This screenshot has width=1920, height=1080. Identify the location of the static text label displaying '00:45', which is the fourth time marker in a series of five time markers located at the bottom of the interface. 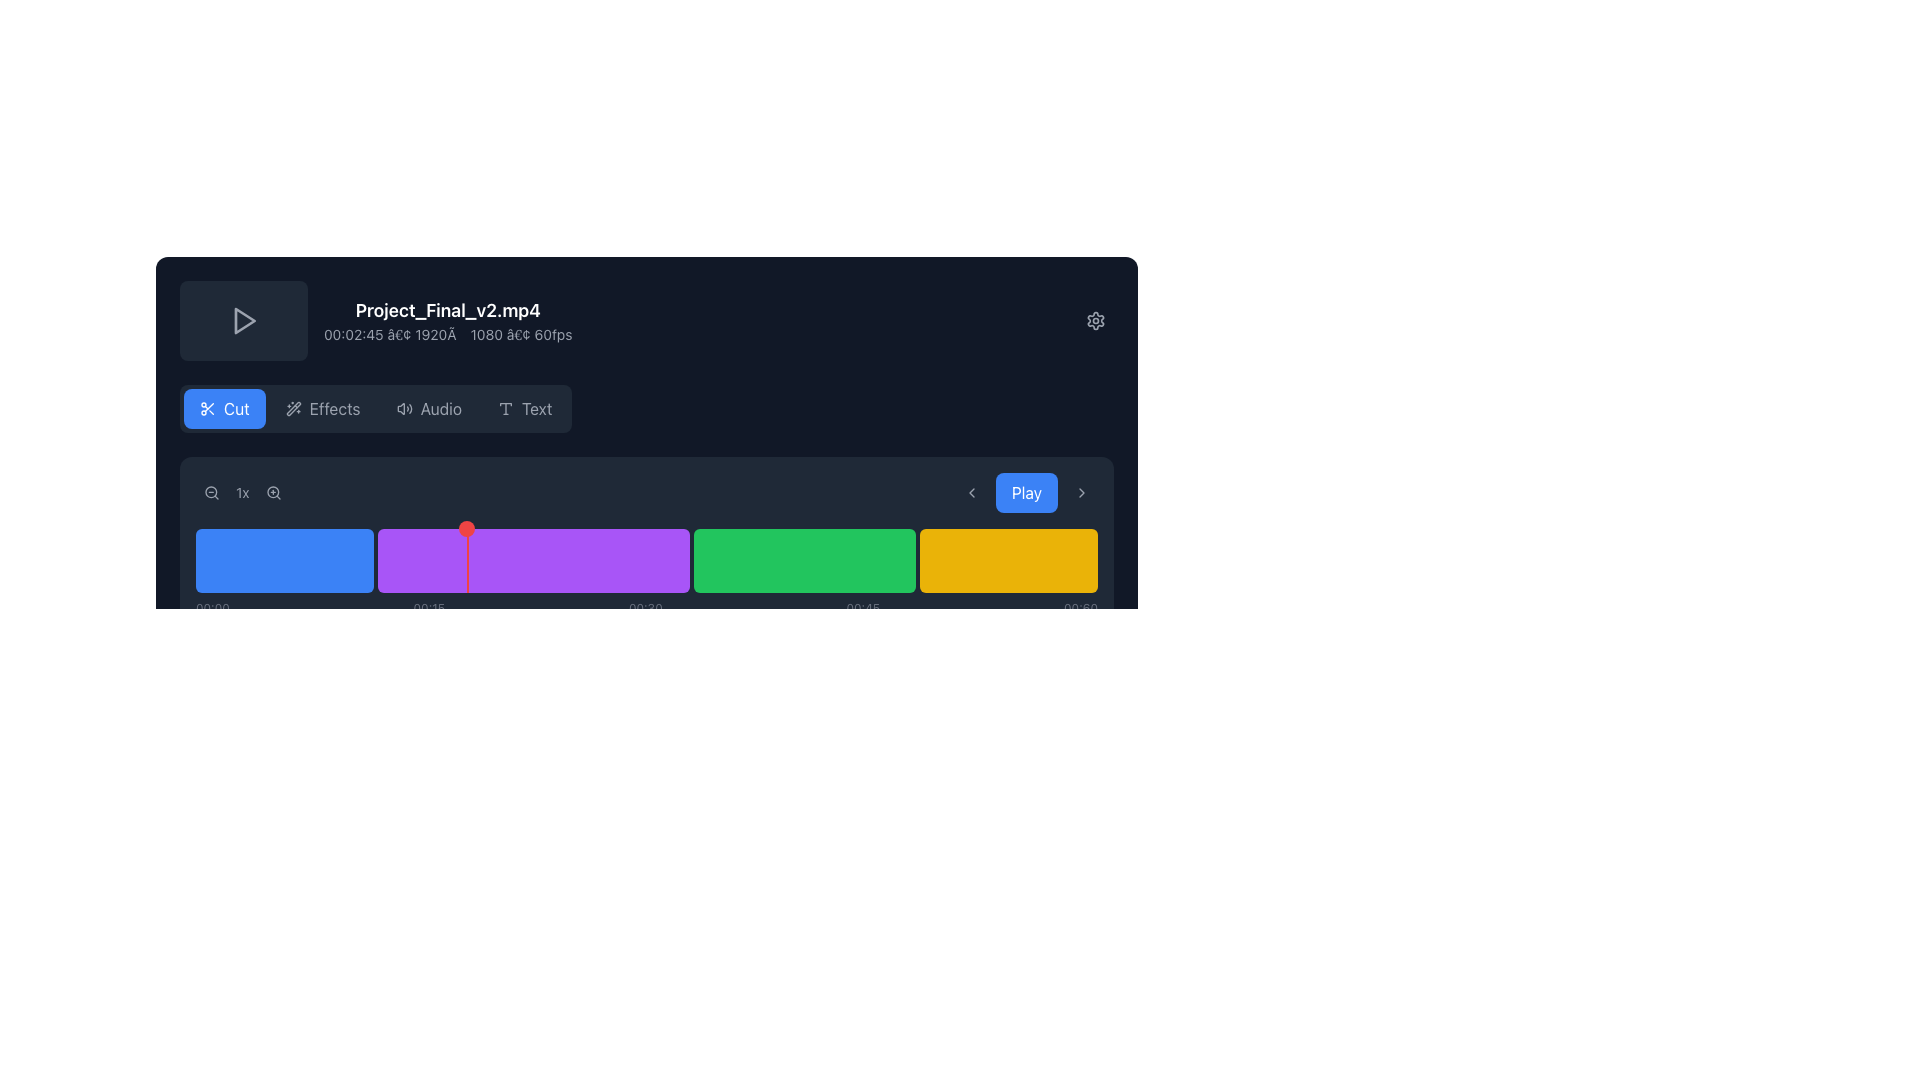
(863, 608).